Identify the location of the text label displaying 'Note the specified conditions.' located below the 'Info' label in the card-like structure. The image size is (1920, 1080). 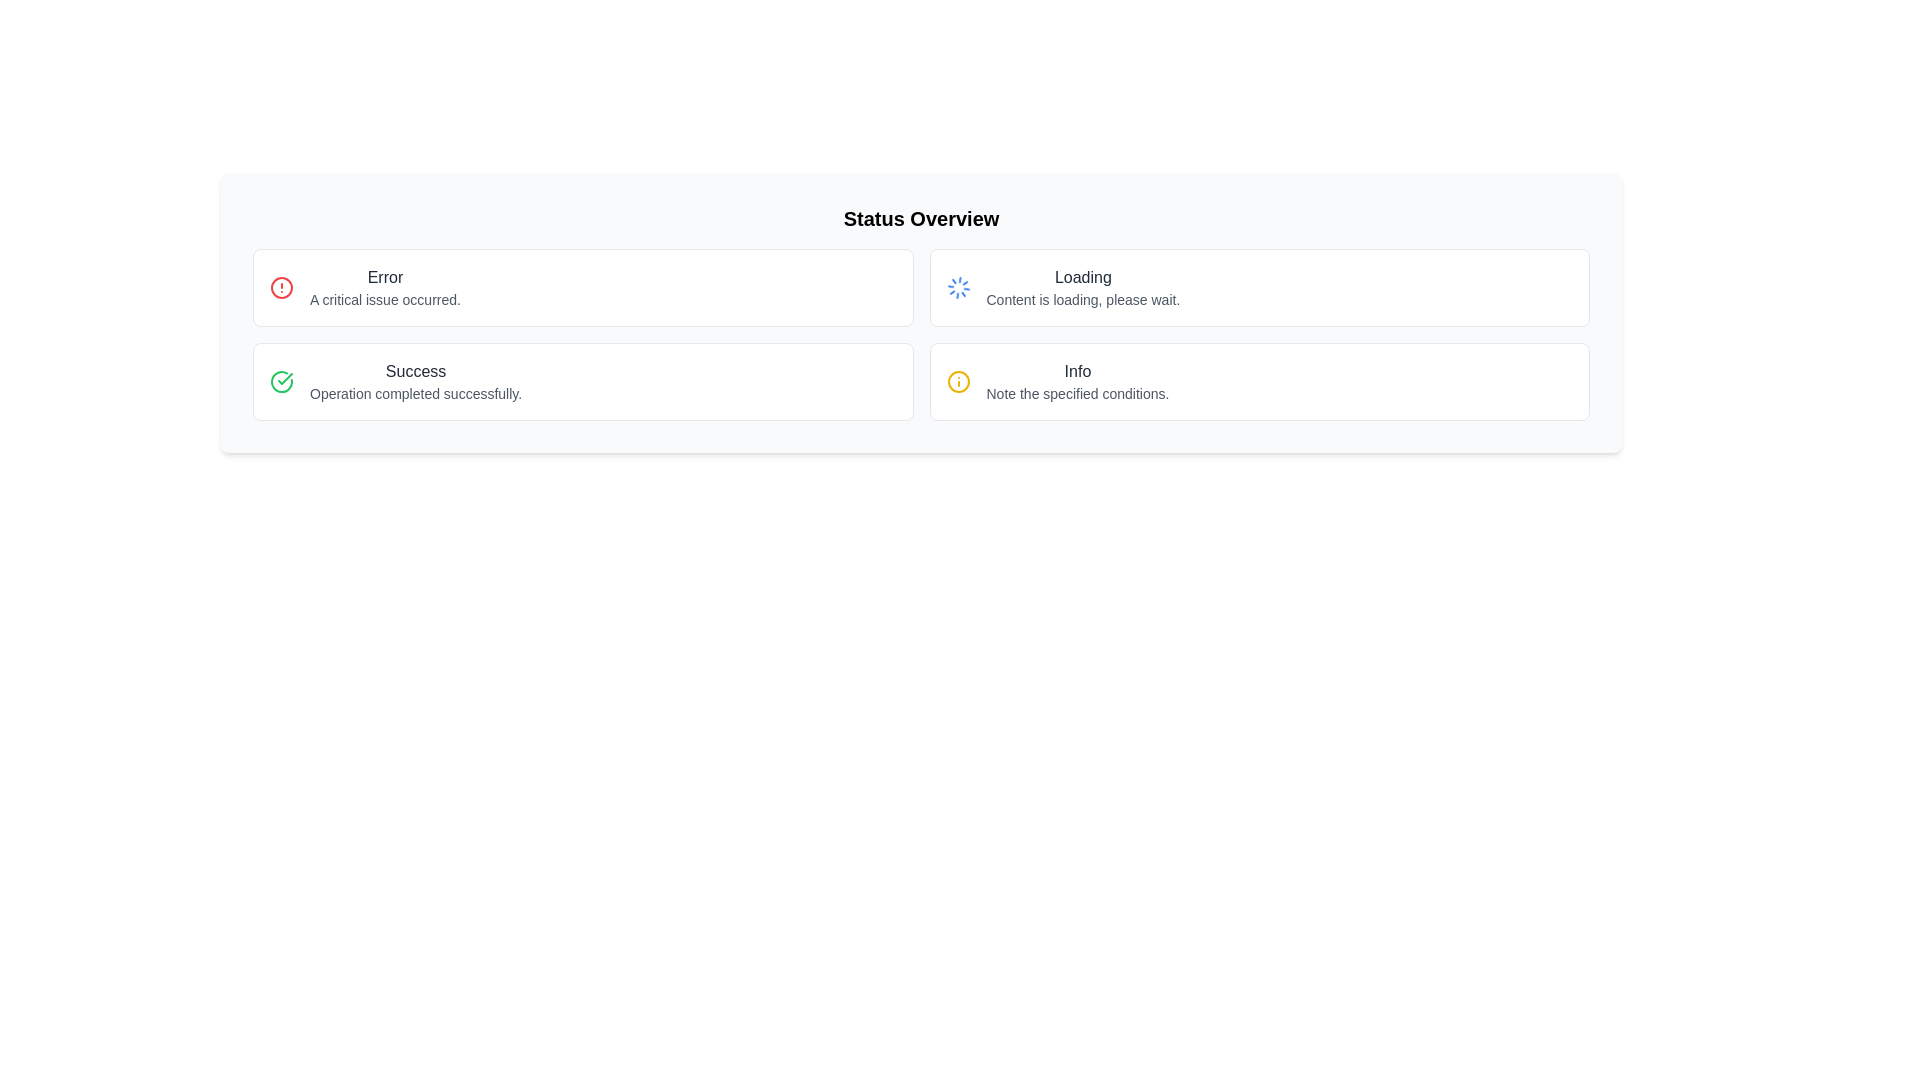
(1076, 393).